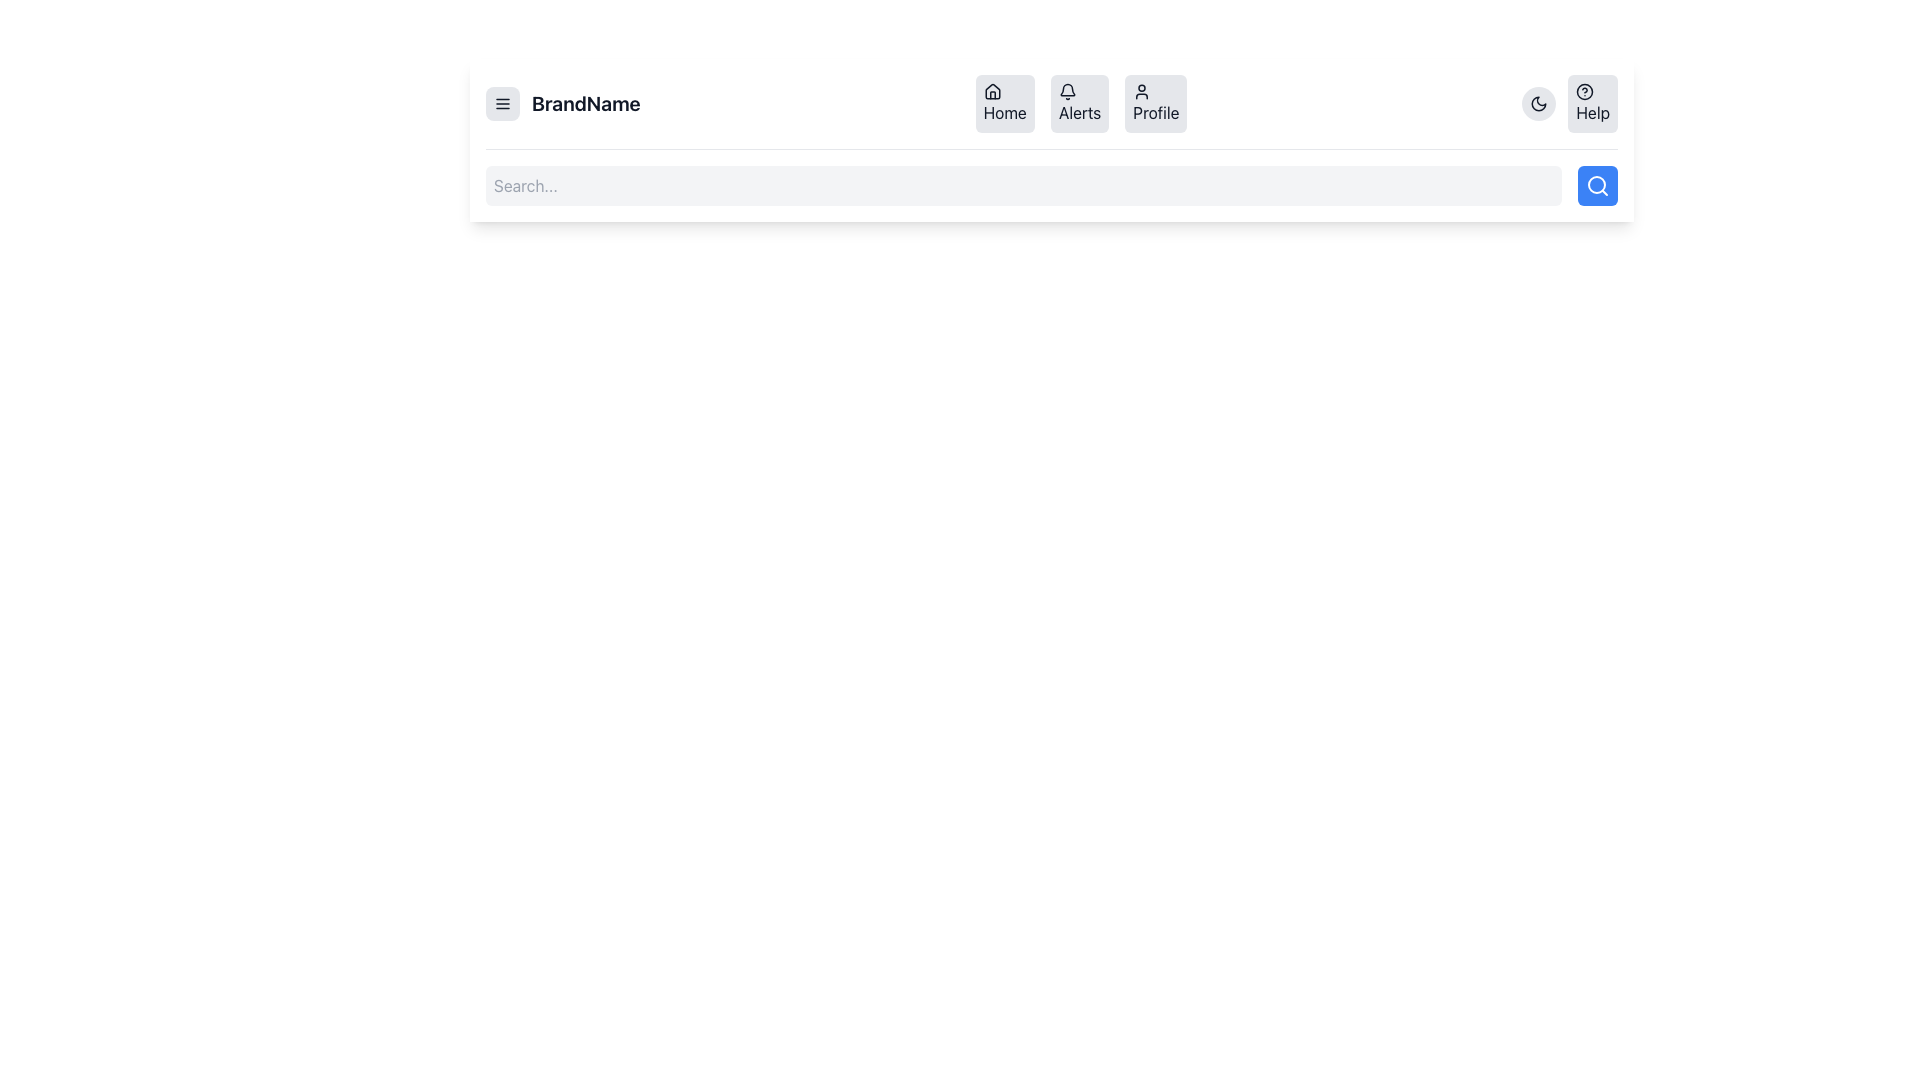 The image size is (1920, 1080). What do you see at coordinates (1066, 92) in the screenshot?
I see `the bell icon representing the 'Alerts' button located in the top navigation bar, which is the leftmost element inside the 'Alerts' button` at bounding box center [1066, 92].